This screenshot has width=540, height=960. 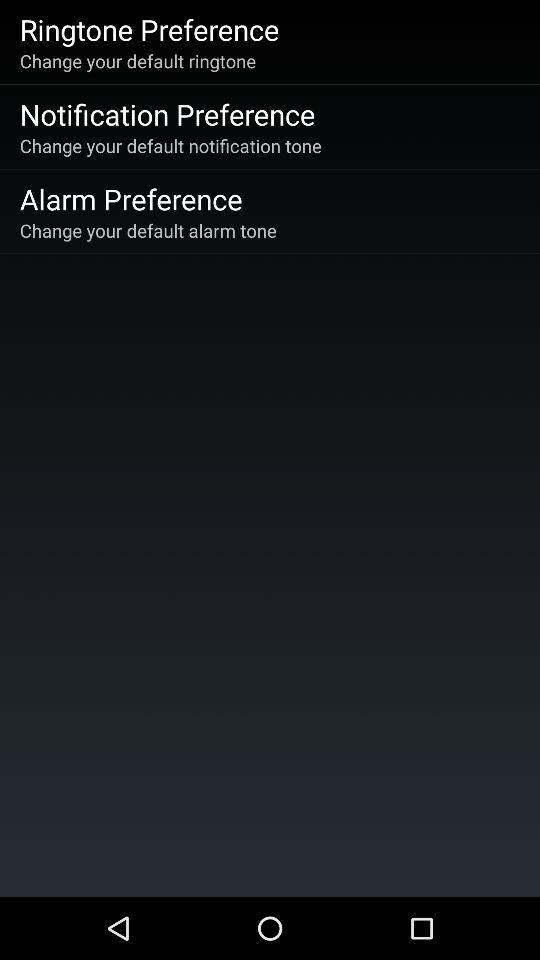 What do you see at coordinates (131, 198) in the screenshot?
I see `alarm preference icon` at bounding box center [131, 198].